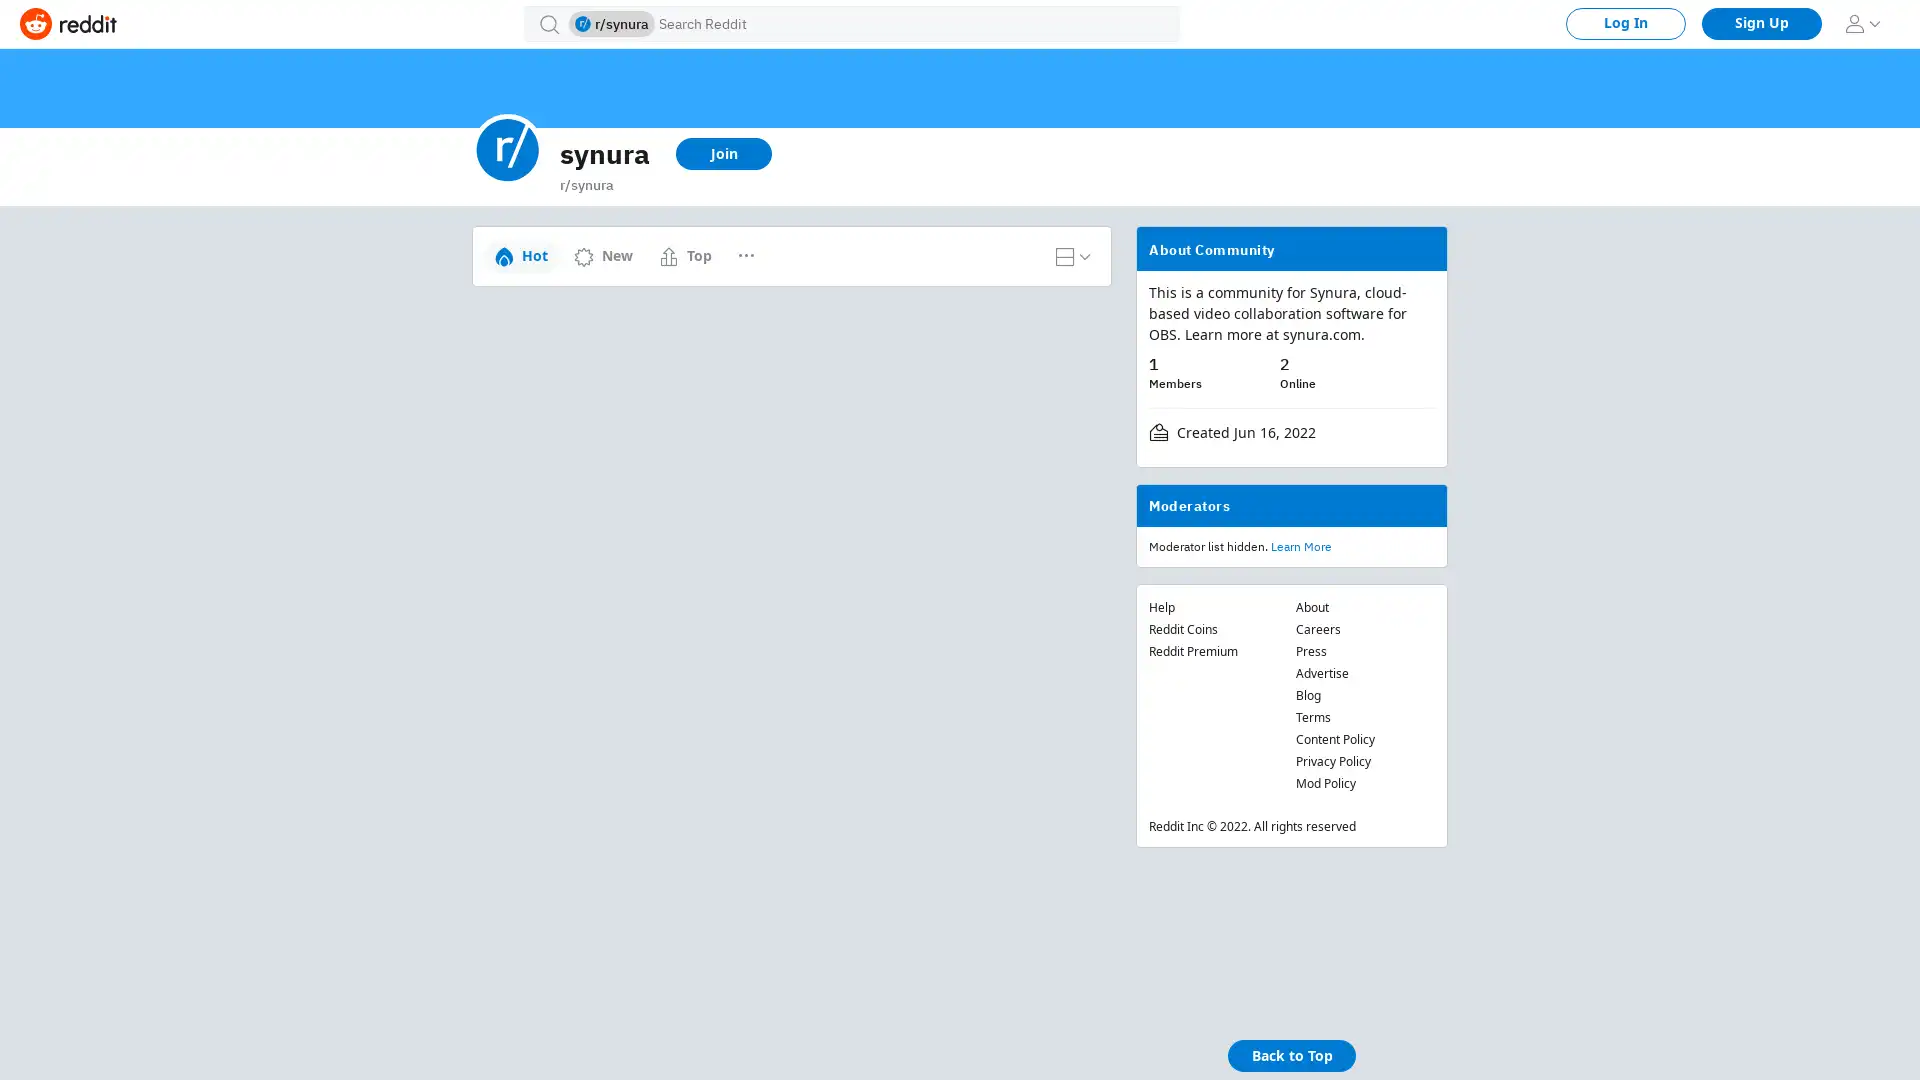  What do you see at coordinates (666, 407) in the screenshot?
I see `Share` at bounding box center [666, 407].